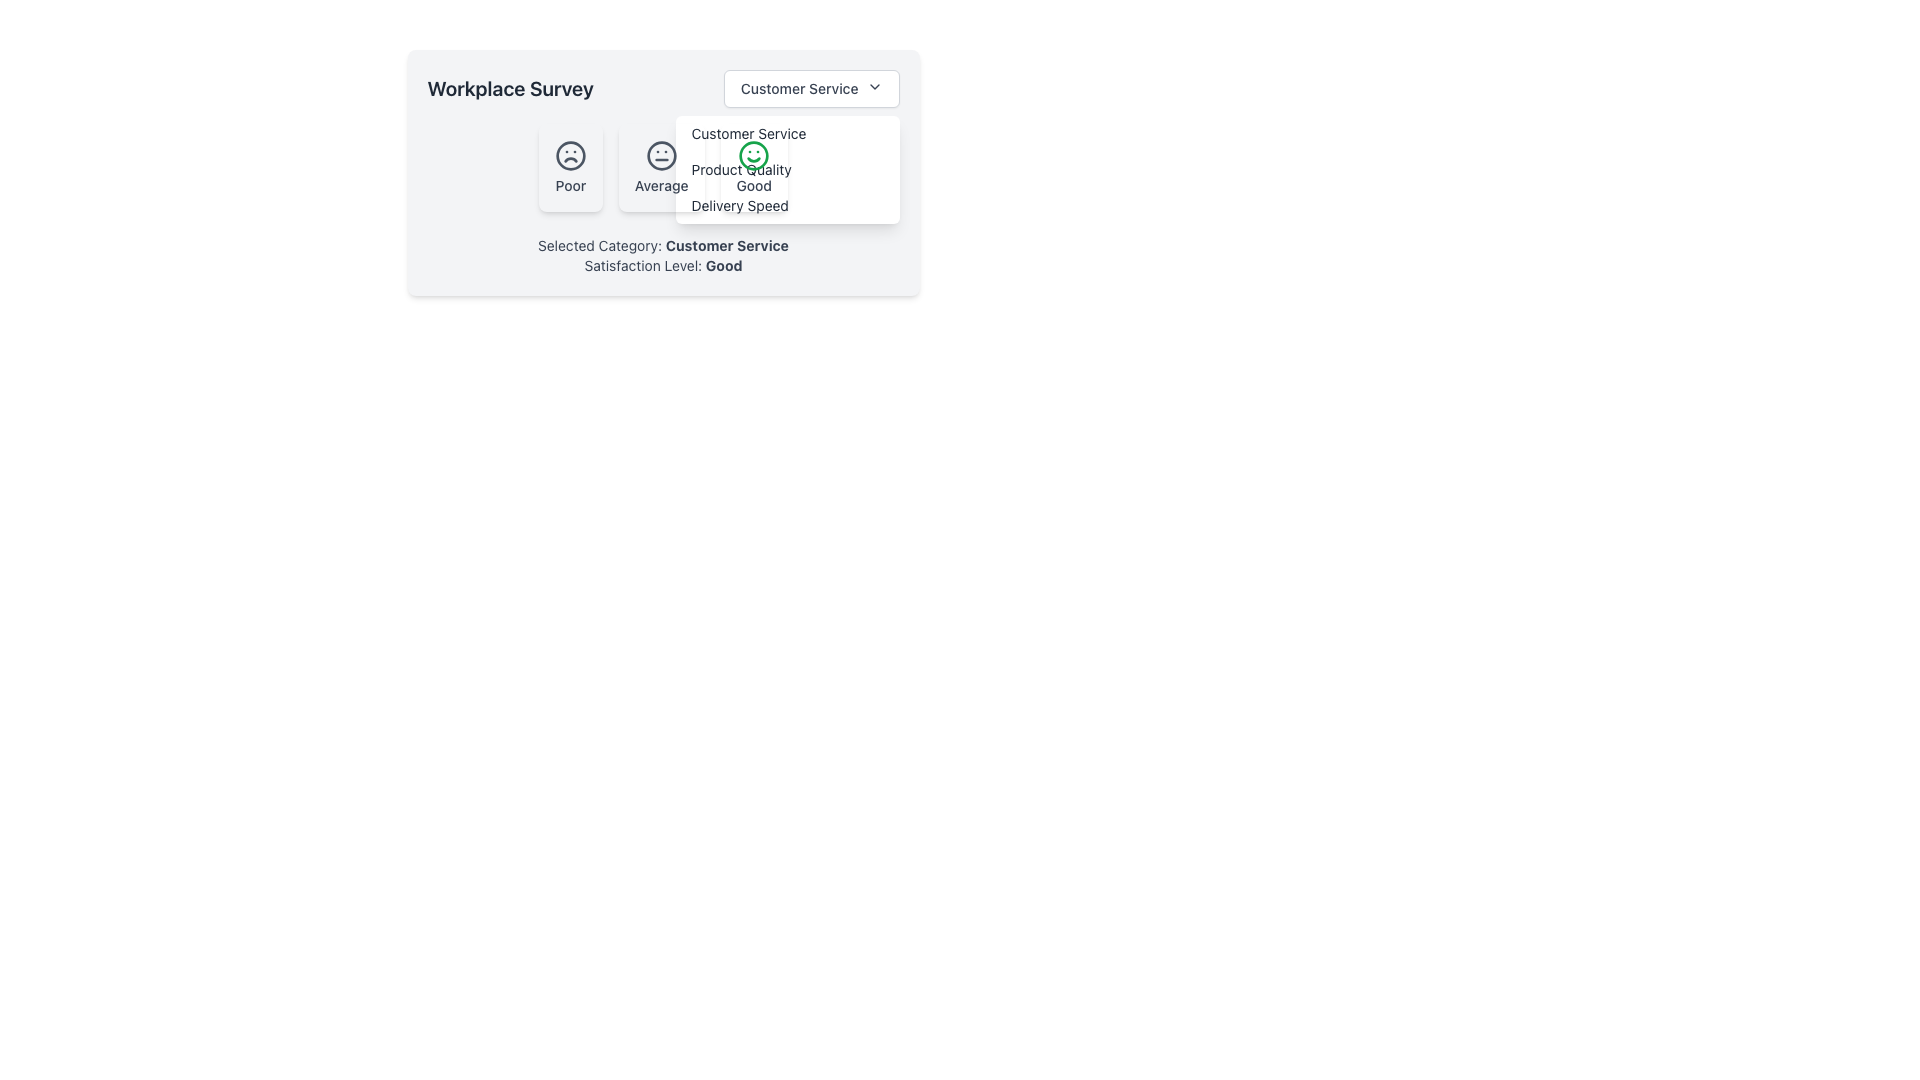 The image size is (1920, 1080). I want to click on the circular decorative shape within the smiley face icon located in the dropdown menu, which is the second item in the list, so click(753, 154).